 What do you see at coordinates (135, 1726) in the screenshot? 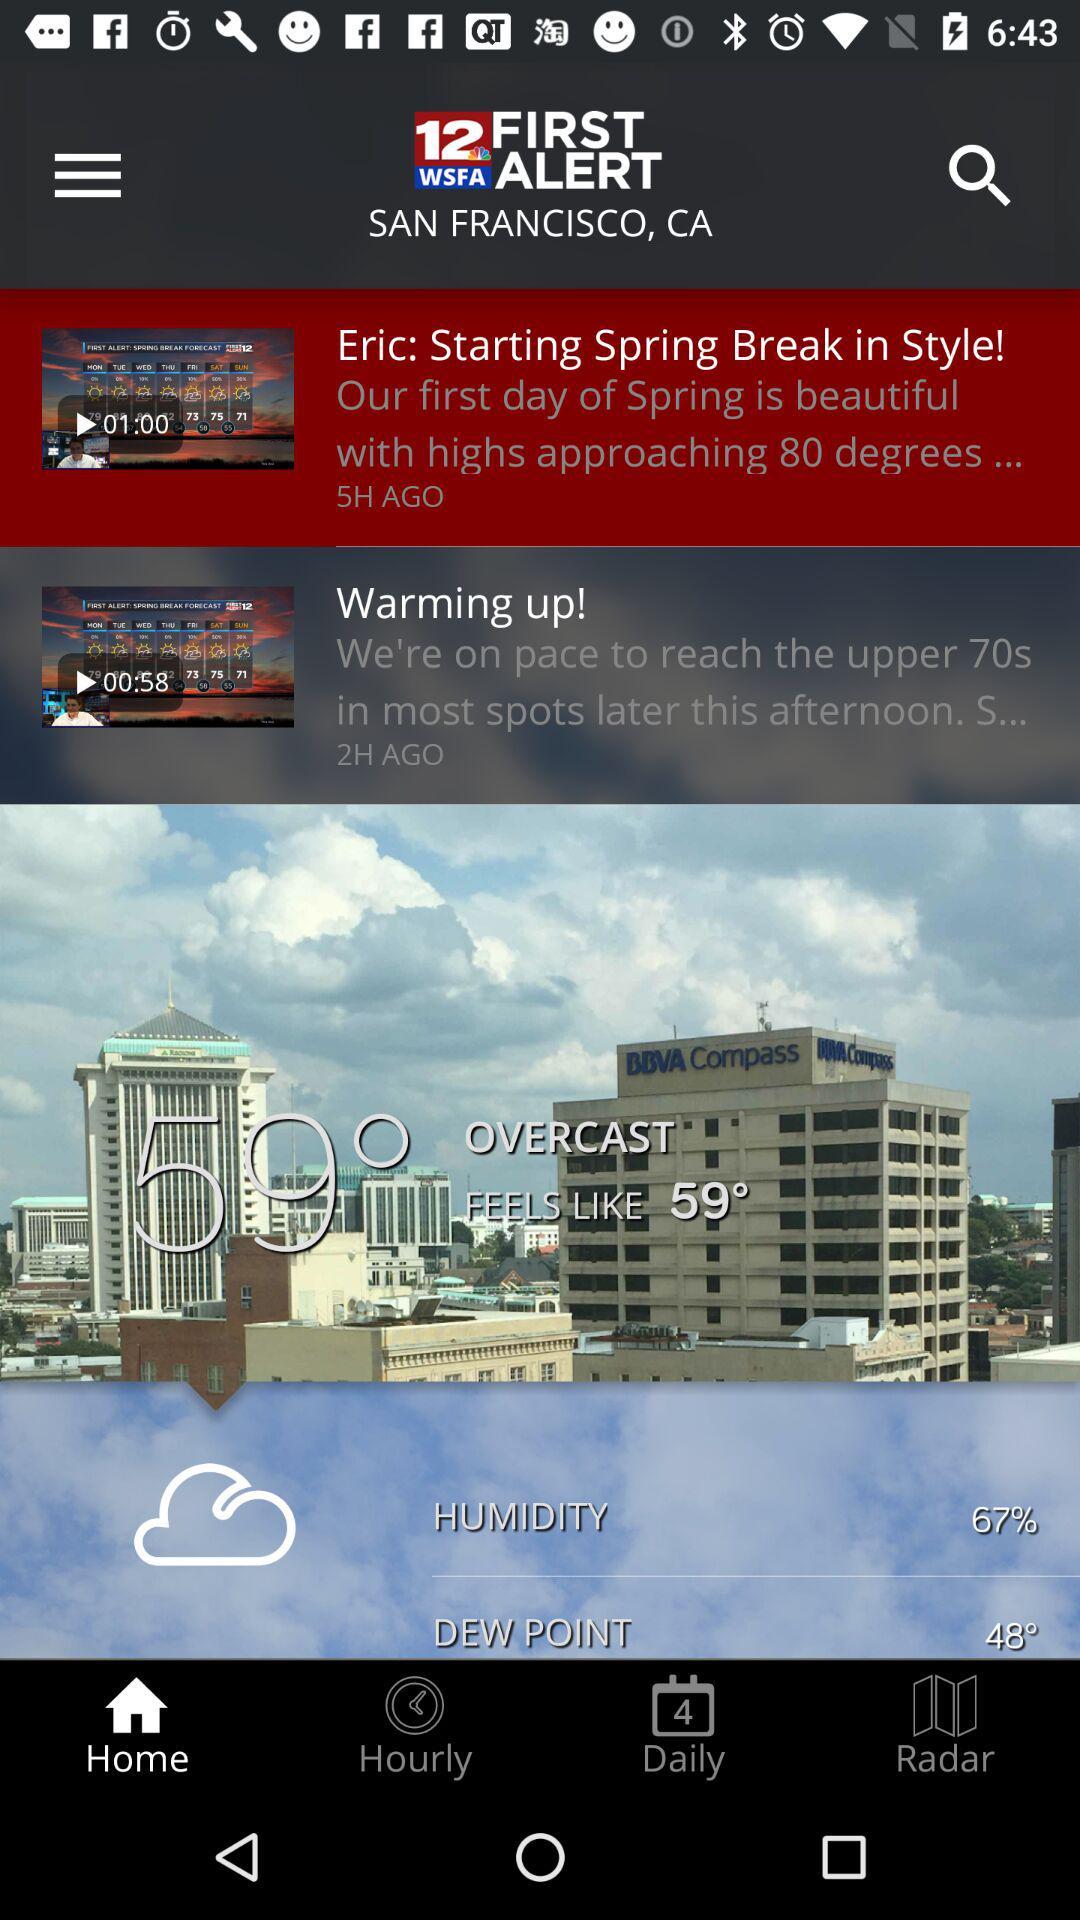
I see `icon next to hourly icon` at bounding box center [135, 1726].